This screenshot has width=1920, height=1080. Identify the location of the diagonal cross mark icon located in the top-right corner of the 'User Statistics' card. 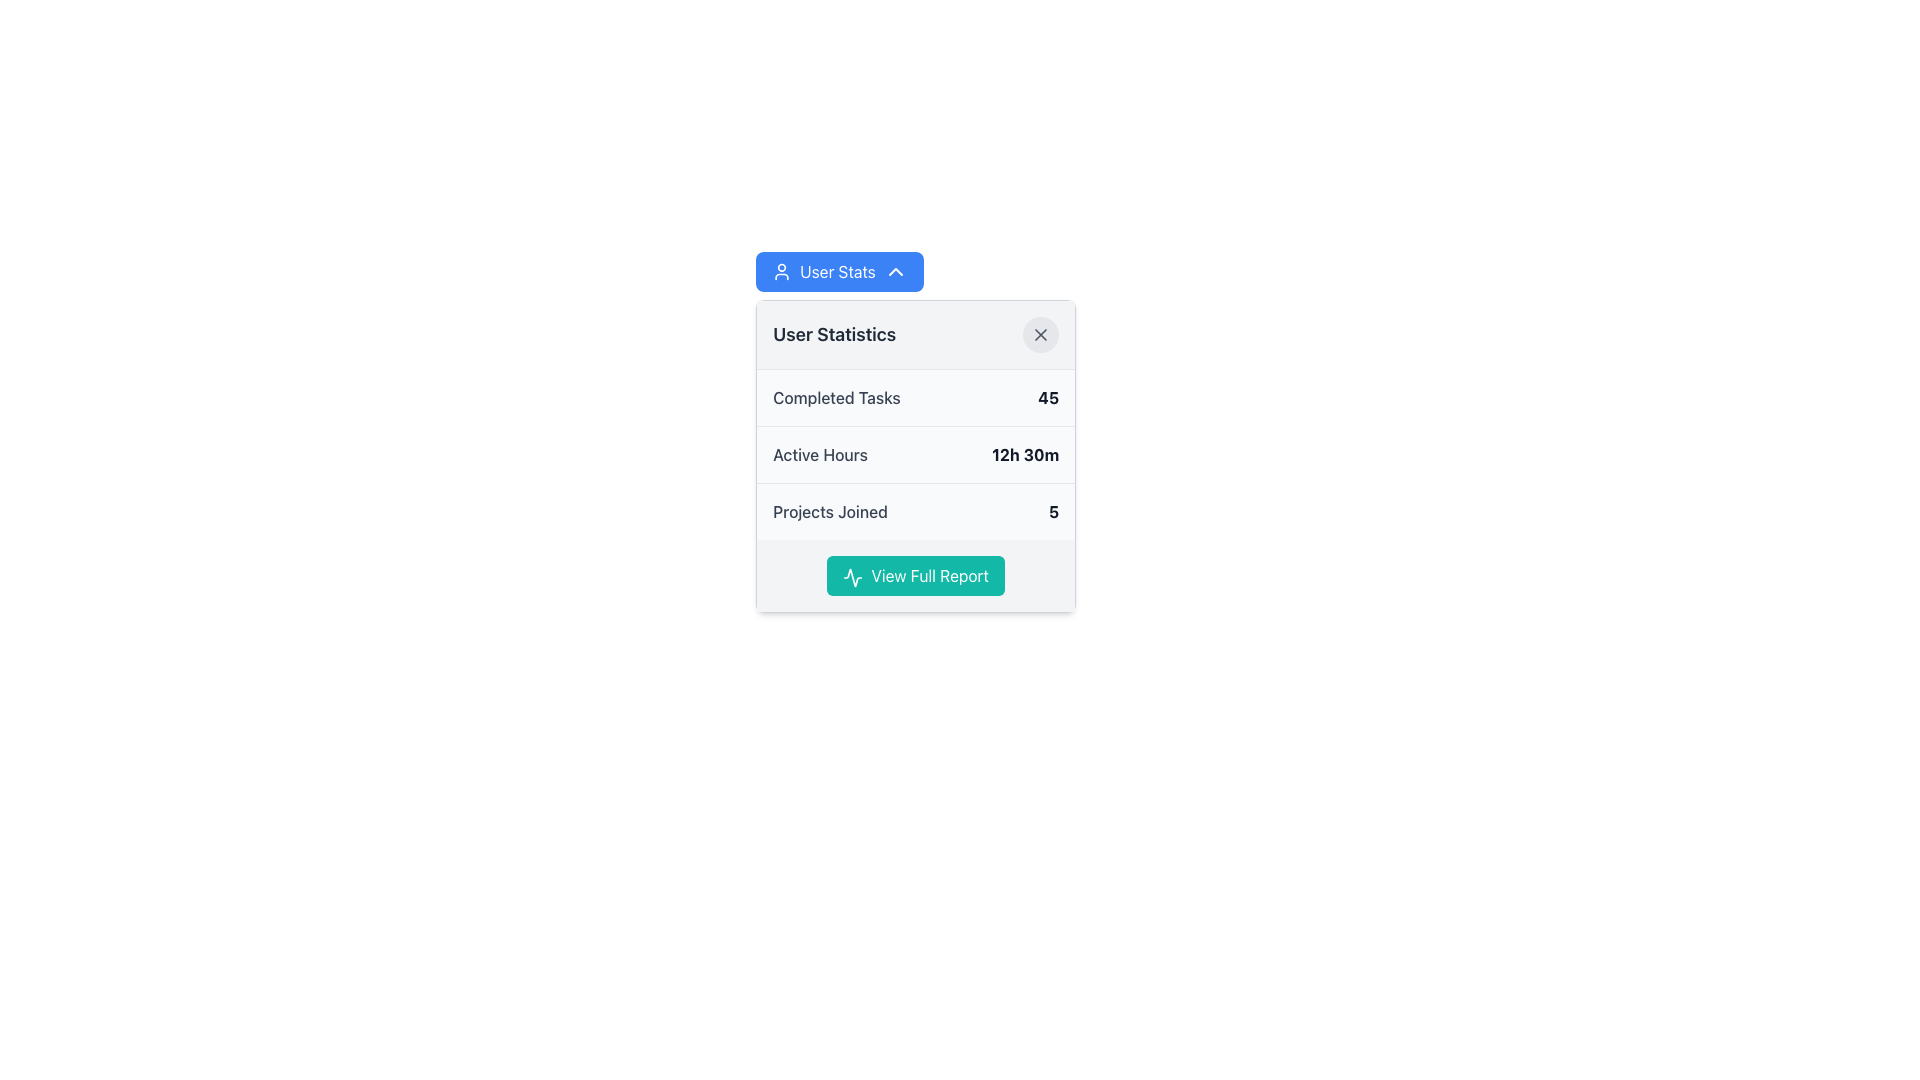
(1040, 334).